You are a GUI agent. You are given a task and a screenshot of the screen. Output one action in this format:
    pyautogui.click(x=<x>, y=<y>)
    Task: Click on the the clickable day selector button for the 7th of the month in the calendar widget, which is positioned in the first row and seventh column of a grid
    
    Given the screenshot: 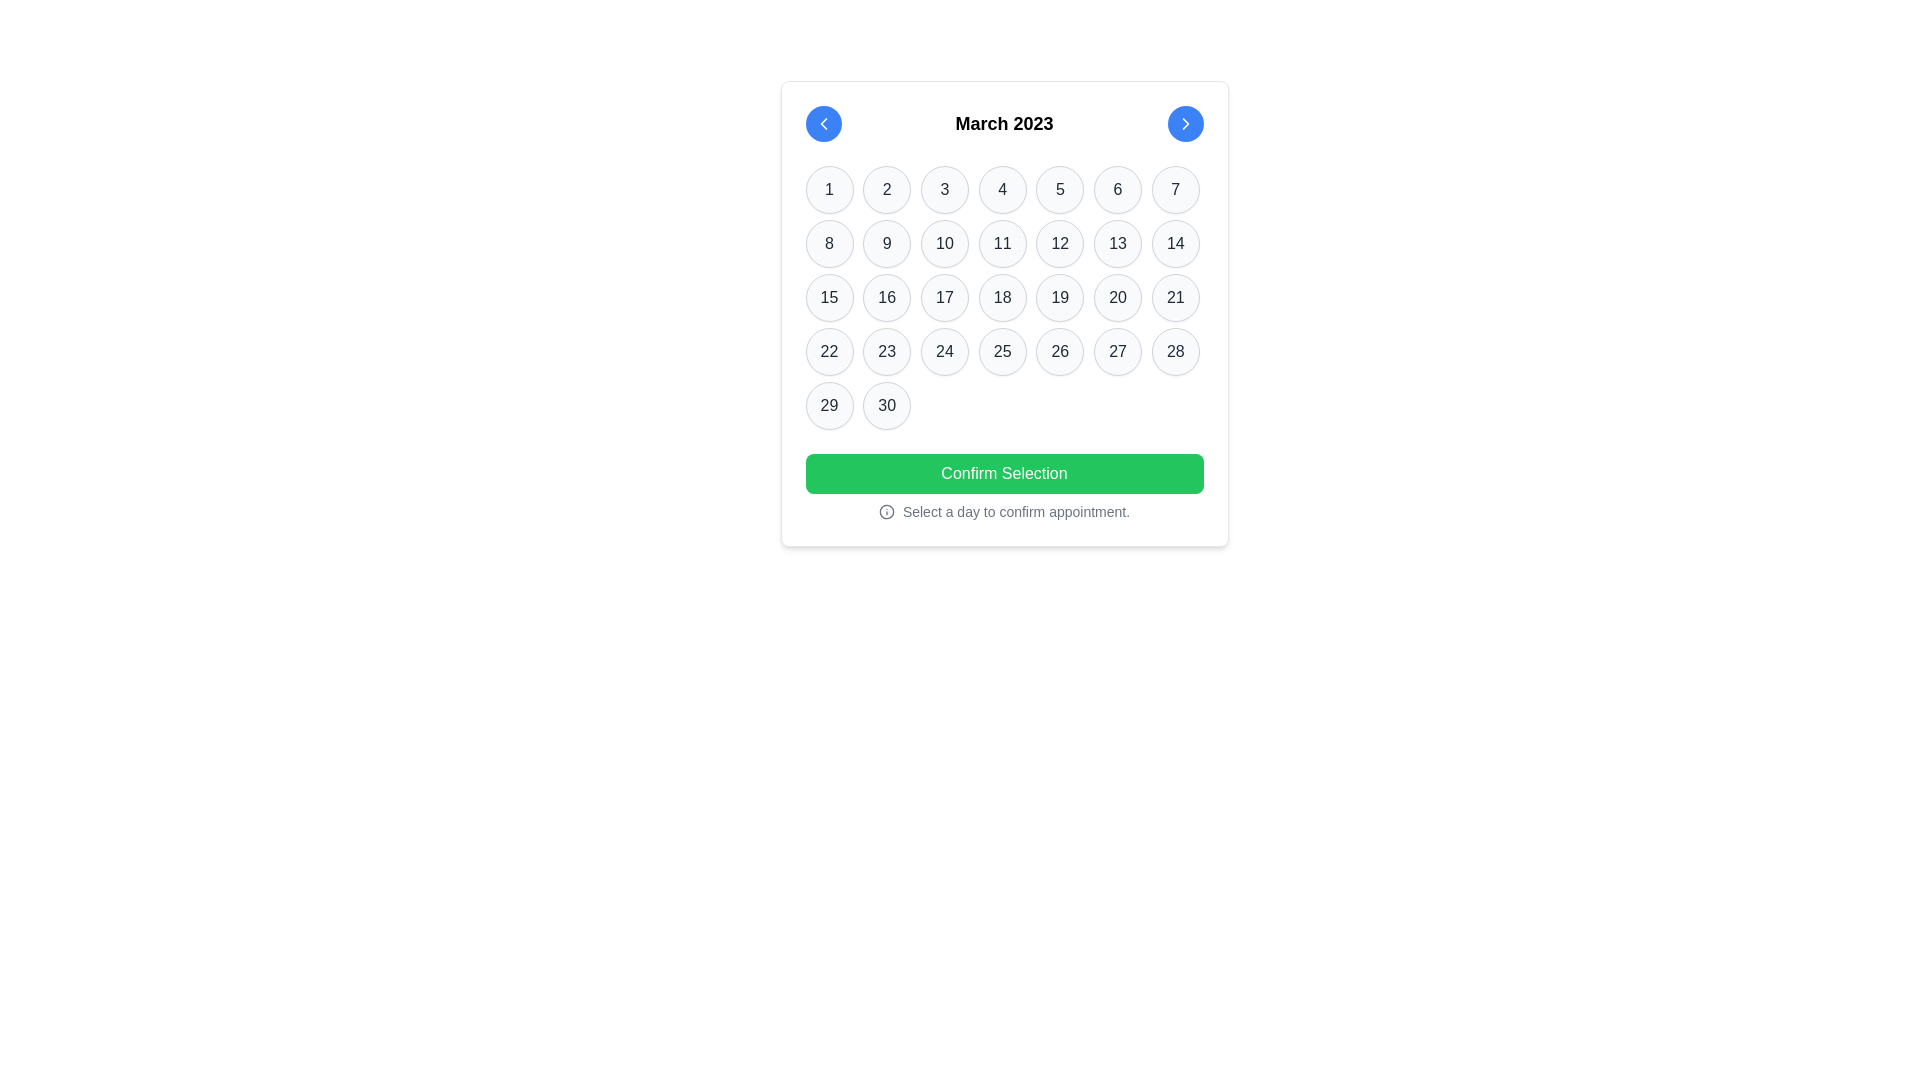 What is the action you would take?
    pyautogui.click(x=1175, y=189)
    